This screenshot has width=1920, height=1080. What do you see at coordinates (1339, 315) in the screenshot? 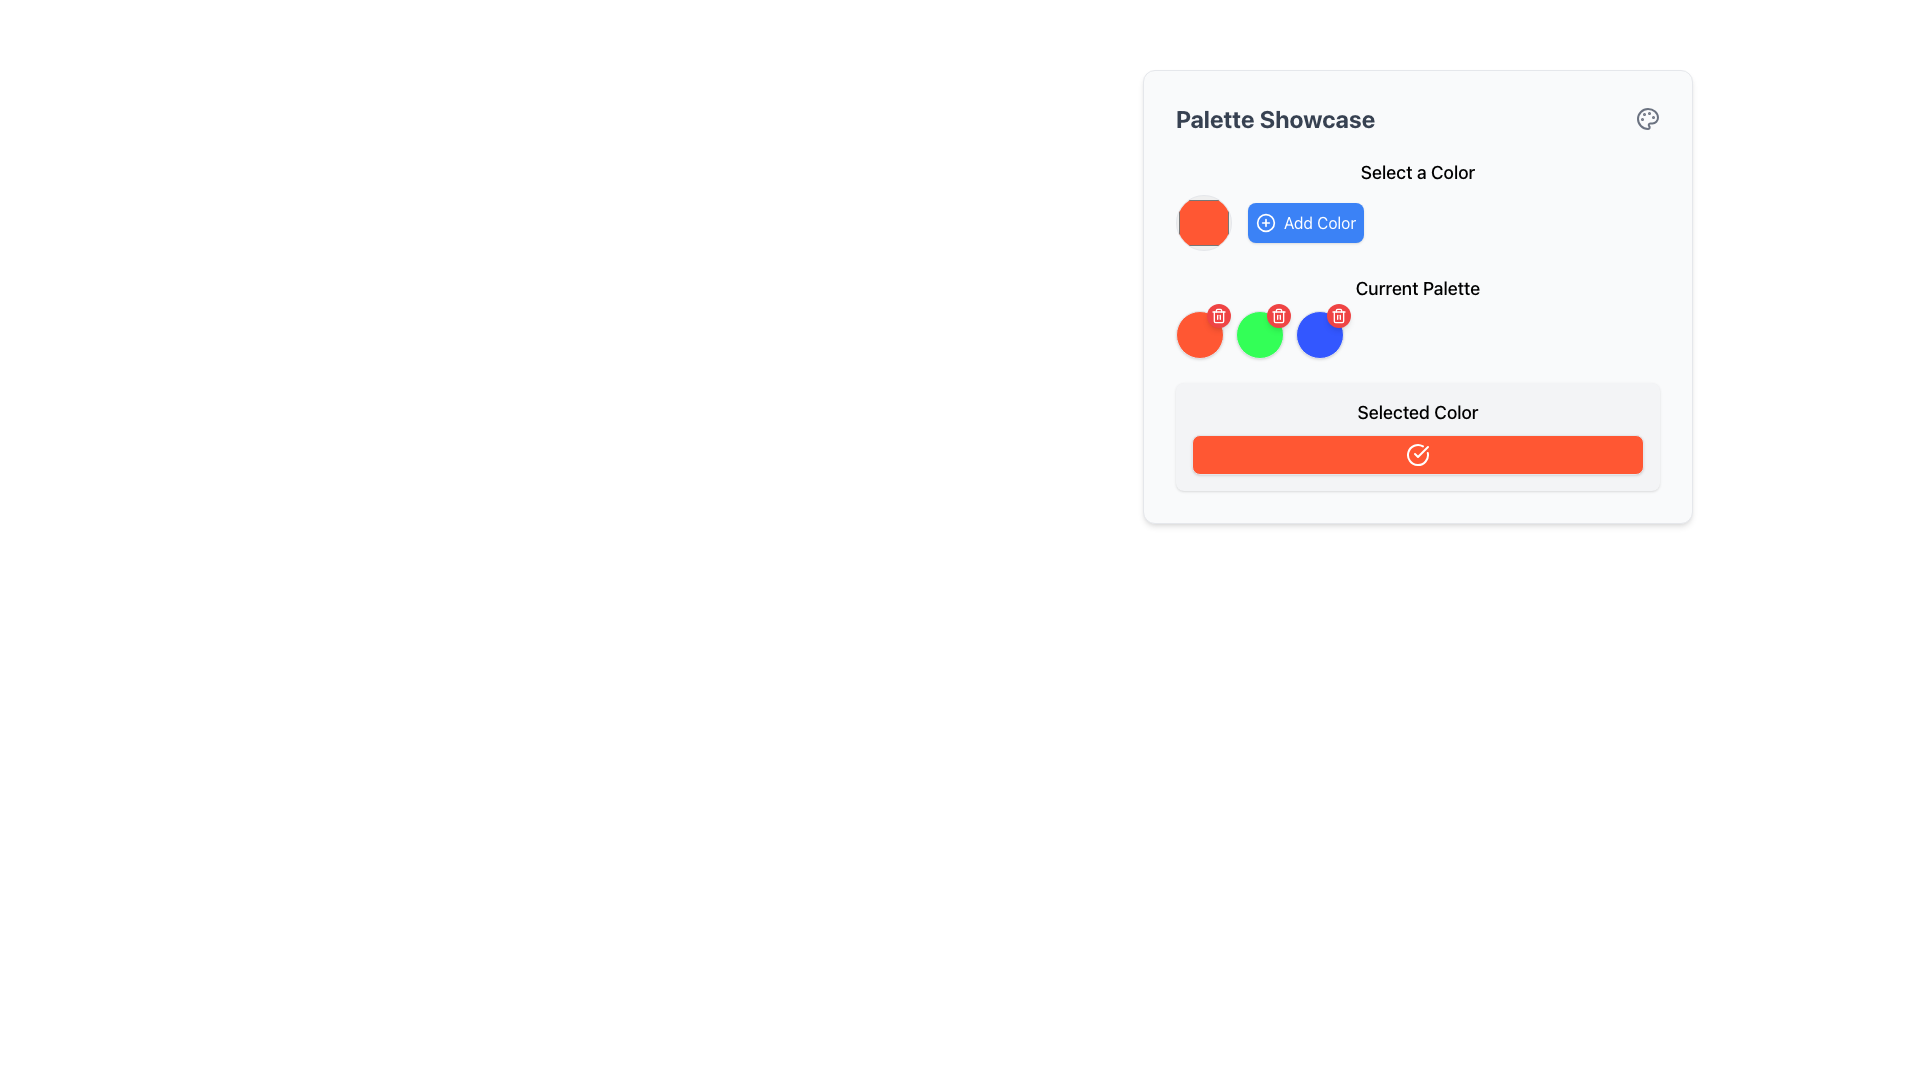
I see `the circular red button with a white trashcan icon located in the top-right corner of the blue circular element labeled 'Current Palette'` at bounding box center [1339, 315].